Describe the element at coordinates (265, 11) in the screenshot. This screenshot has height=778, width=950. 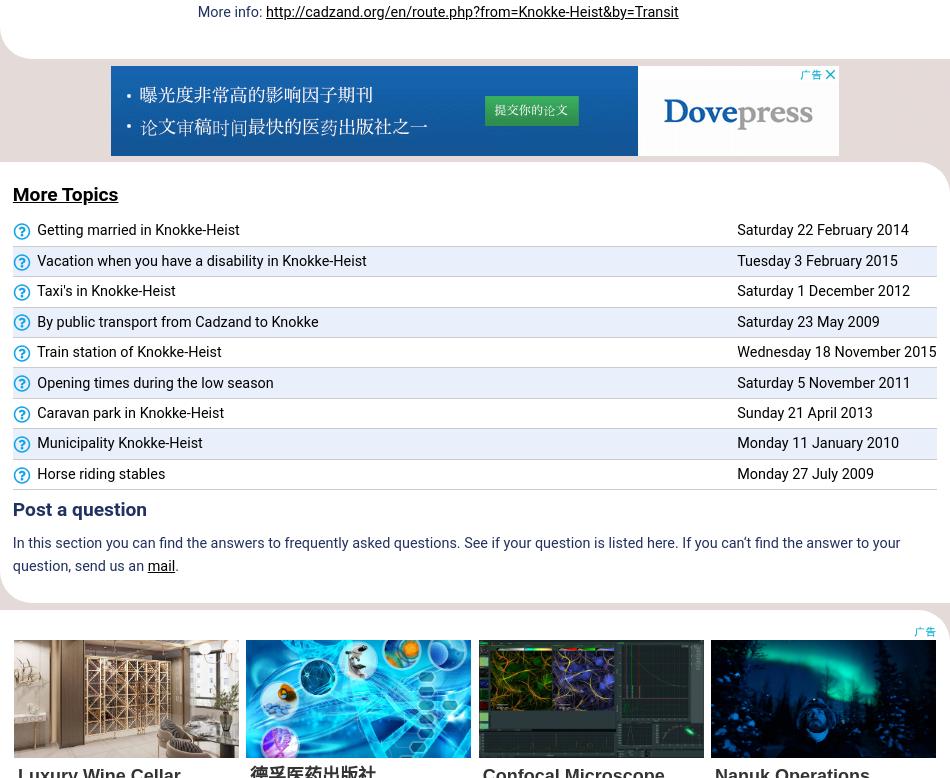
I see `'http://cadzand.org/en/route.php?from=Knokke-Heist&by=Transit'` at that location.